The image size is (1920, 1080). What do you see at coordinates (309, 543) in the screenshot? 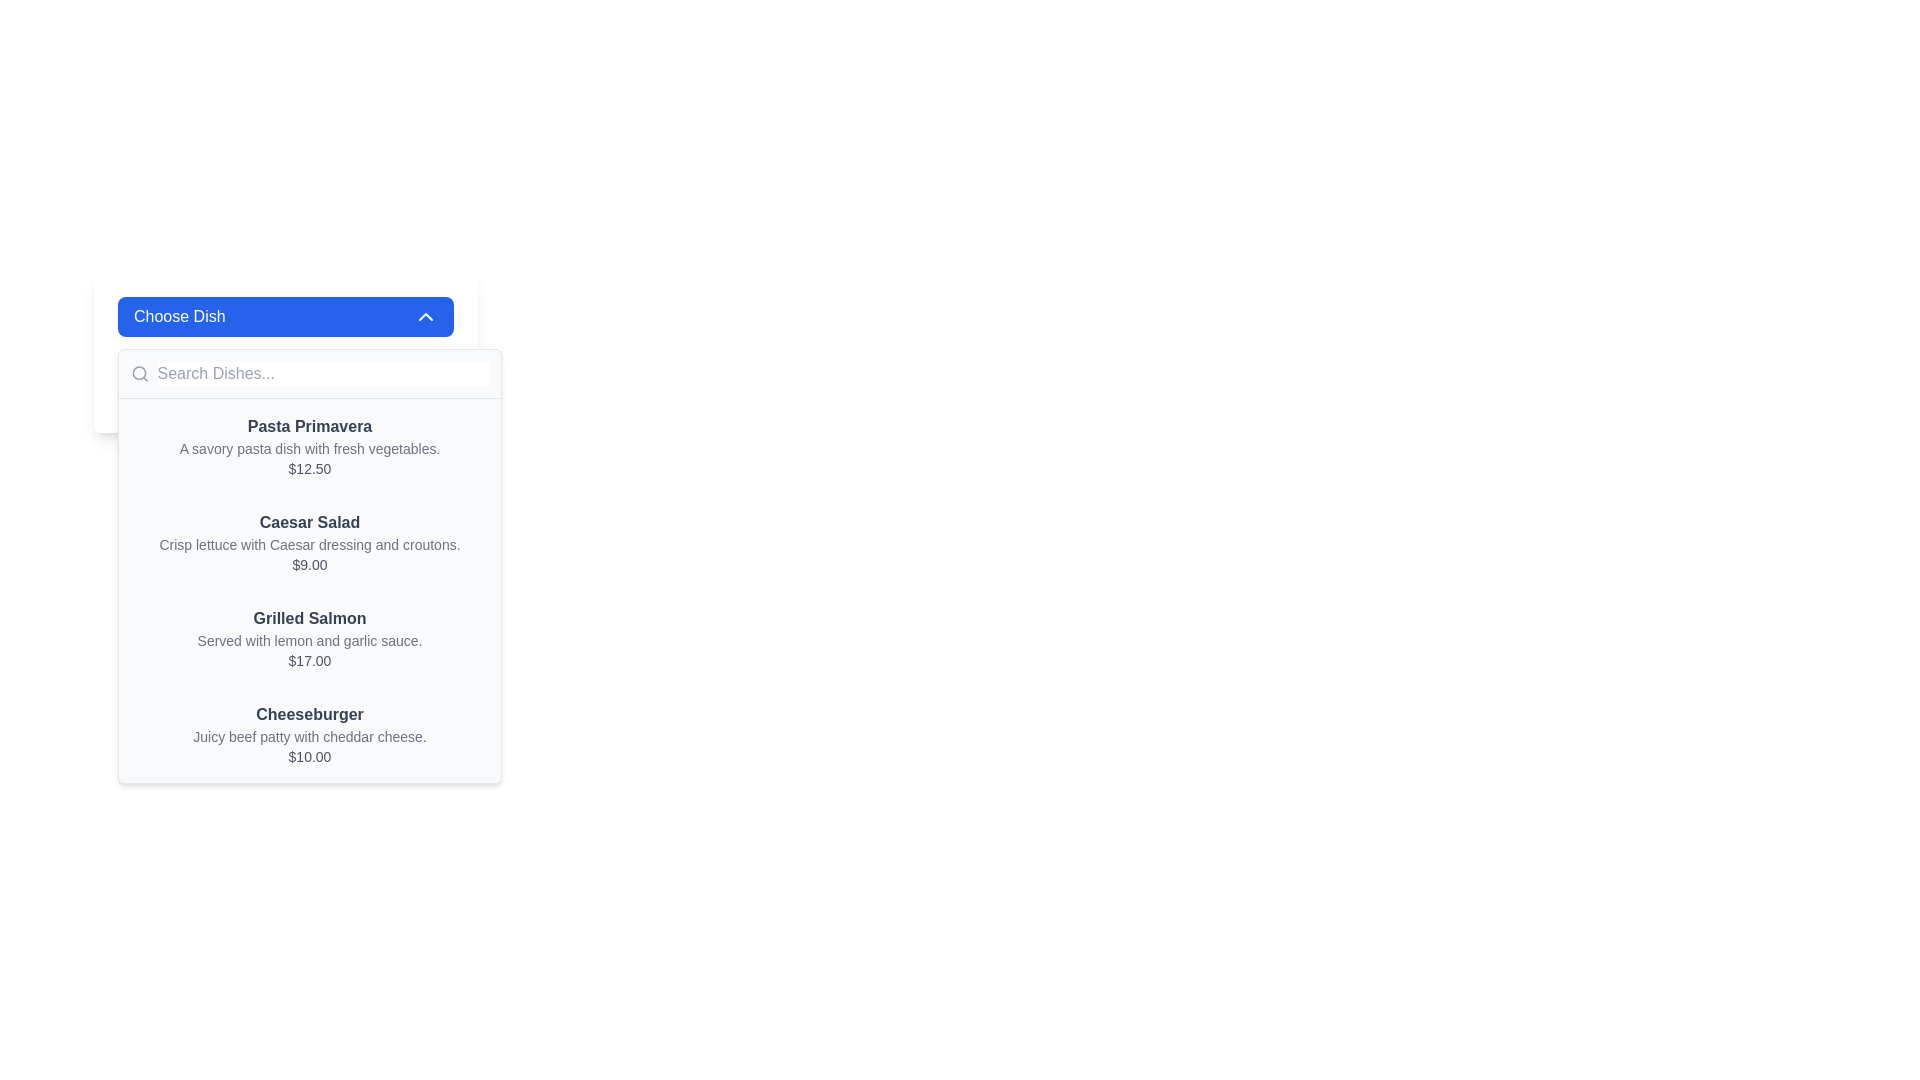
I see `the 'Caesar Salad' menu item located in the center of the visible menu, specifically the second item in the vertical list of dishes within the dropdown menu` at bounding box center [309, 543].